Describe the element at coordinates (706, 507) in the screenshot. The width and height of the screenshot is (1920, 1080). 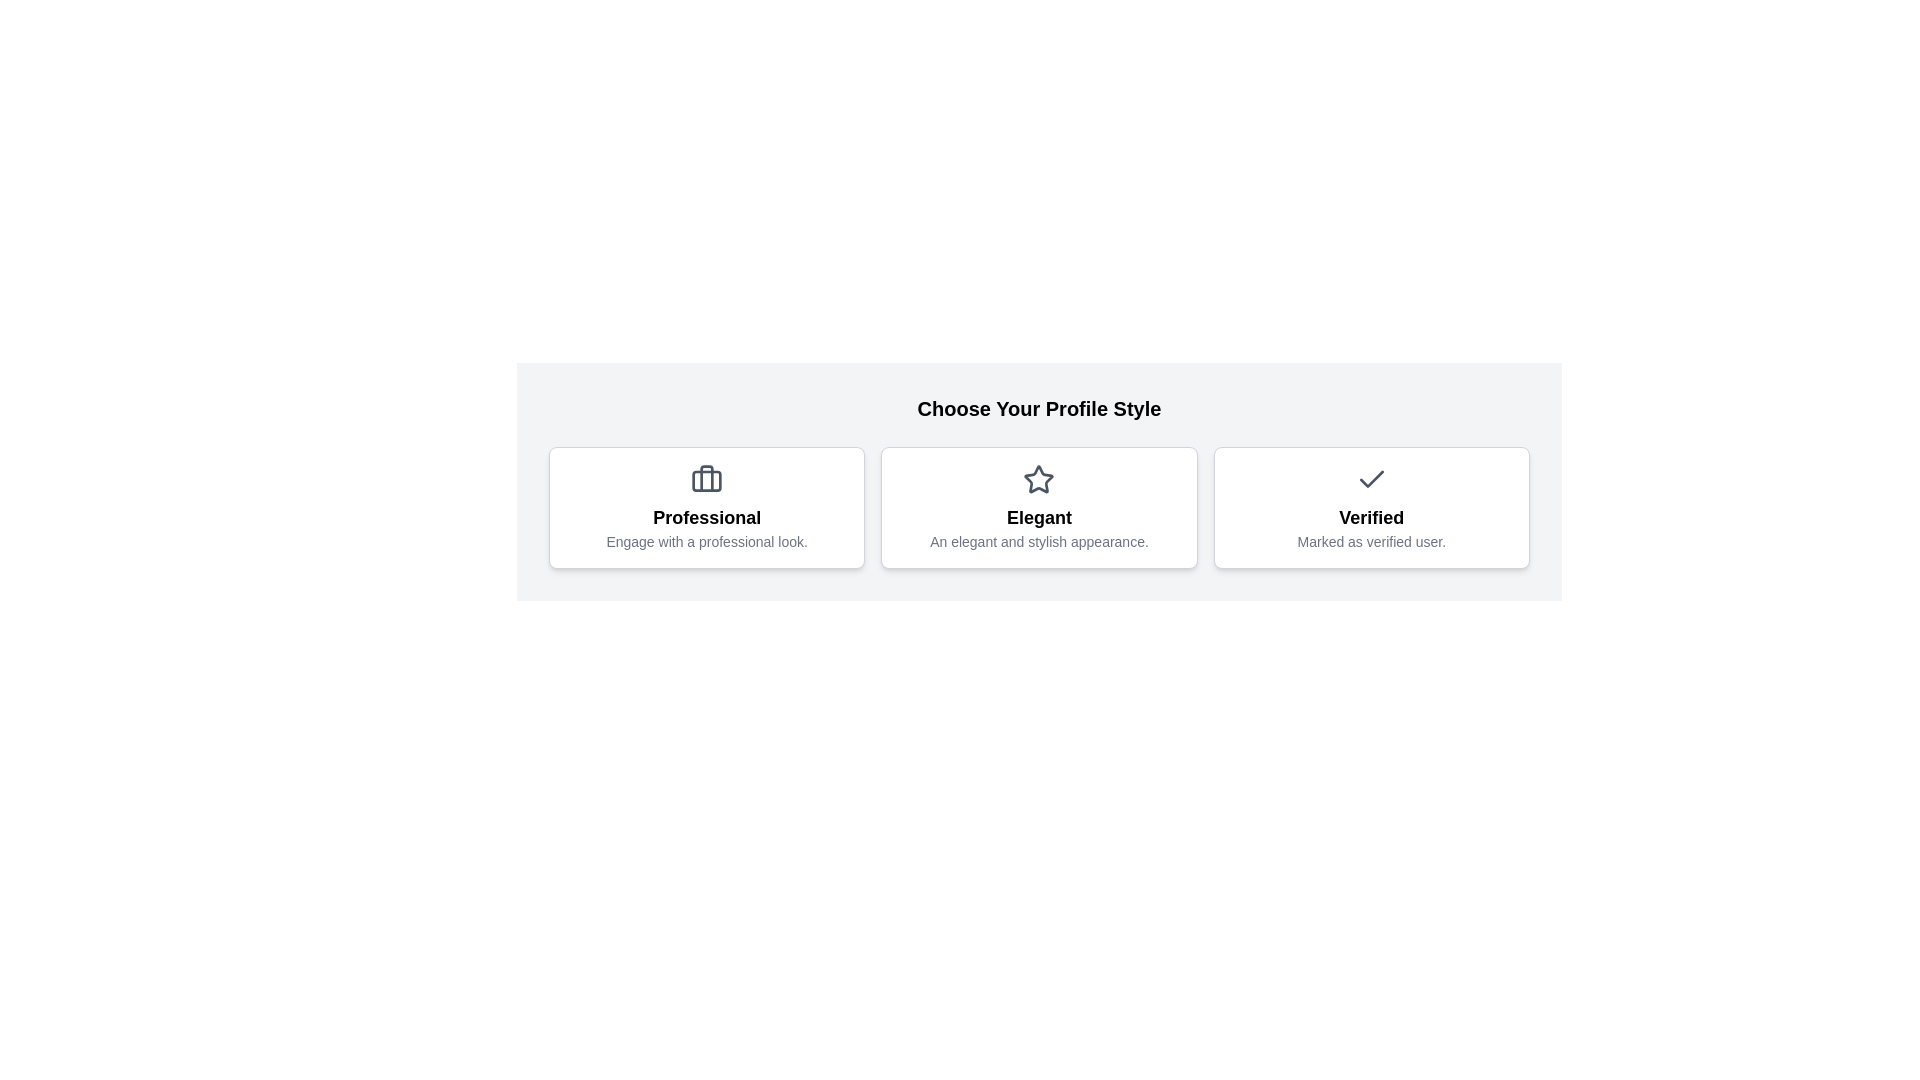
I see `the profile style Professional by clicking on its respective button` at that location.